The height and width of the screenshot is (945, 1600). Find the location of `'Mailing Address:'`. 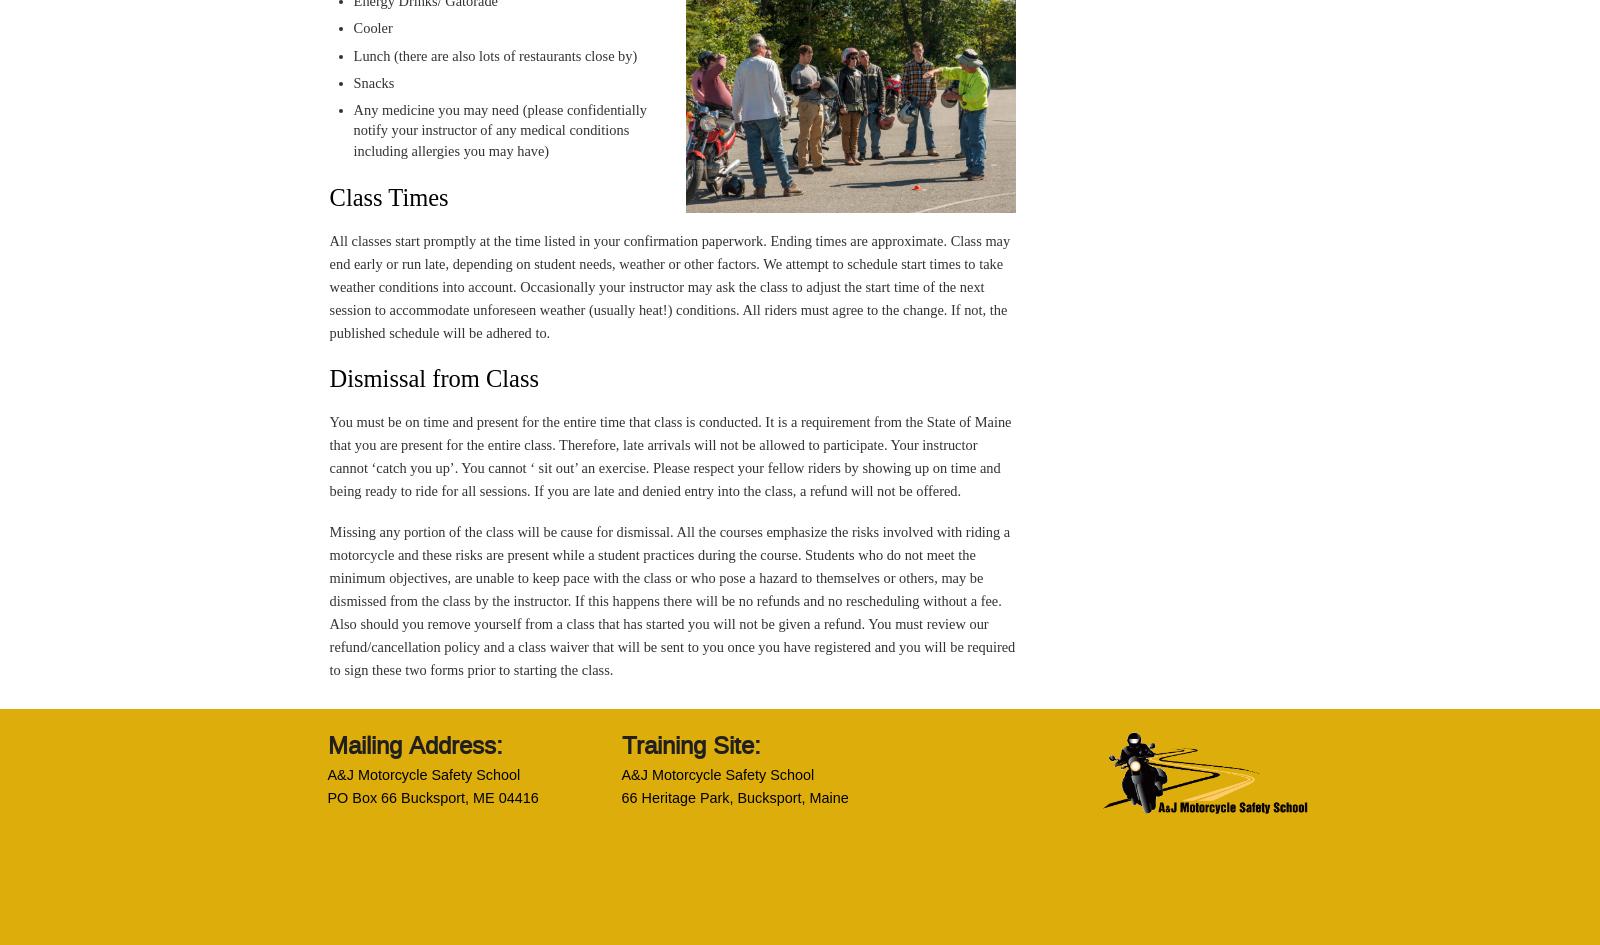

'Mailing Address:' is located at coordinates (413, 744).